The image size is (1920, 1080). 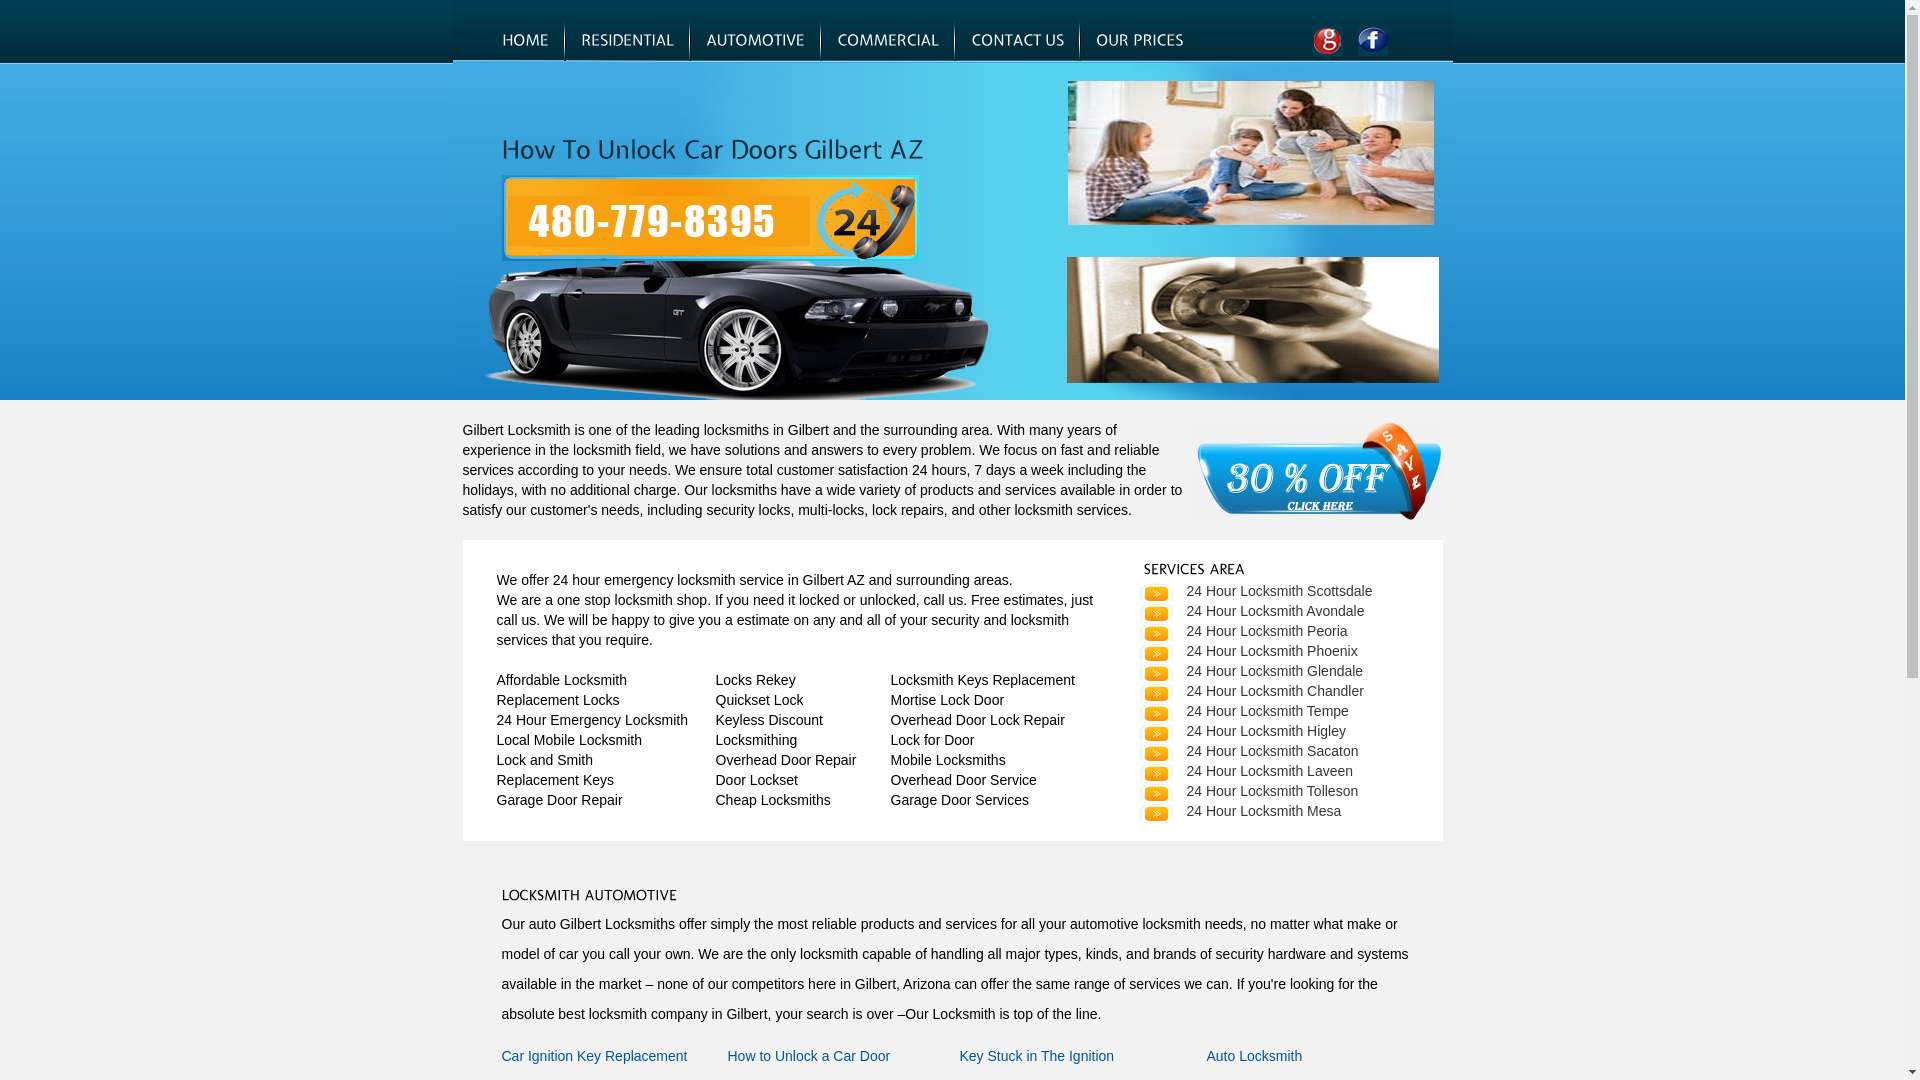 I want to click on 'Replacement Keys', so click(x=555, y=778).